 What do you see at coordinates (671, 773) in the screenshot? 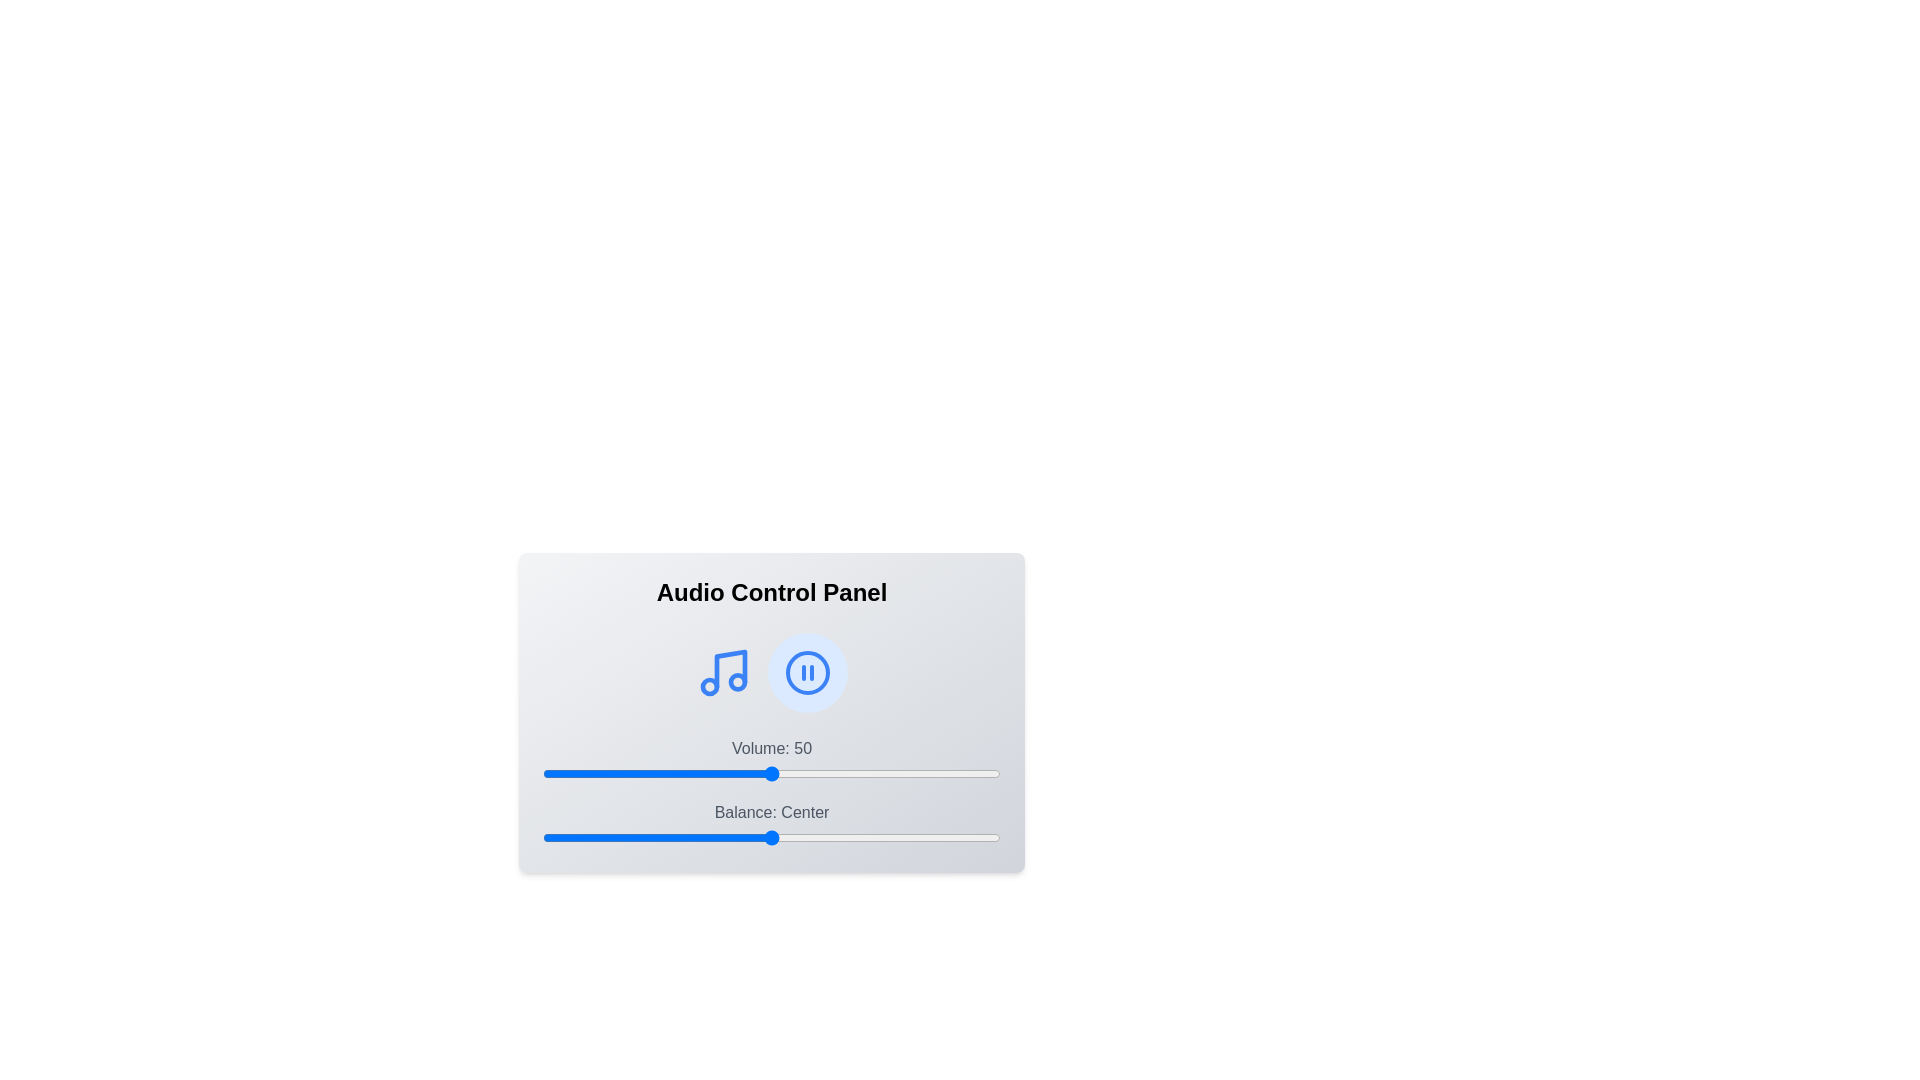
I see `the slider value` at bounding box center [671, 773].